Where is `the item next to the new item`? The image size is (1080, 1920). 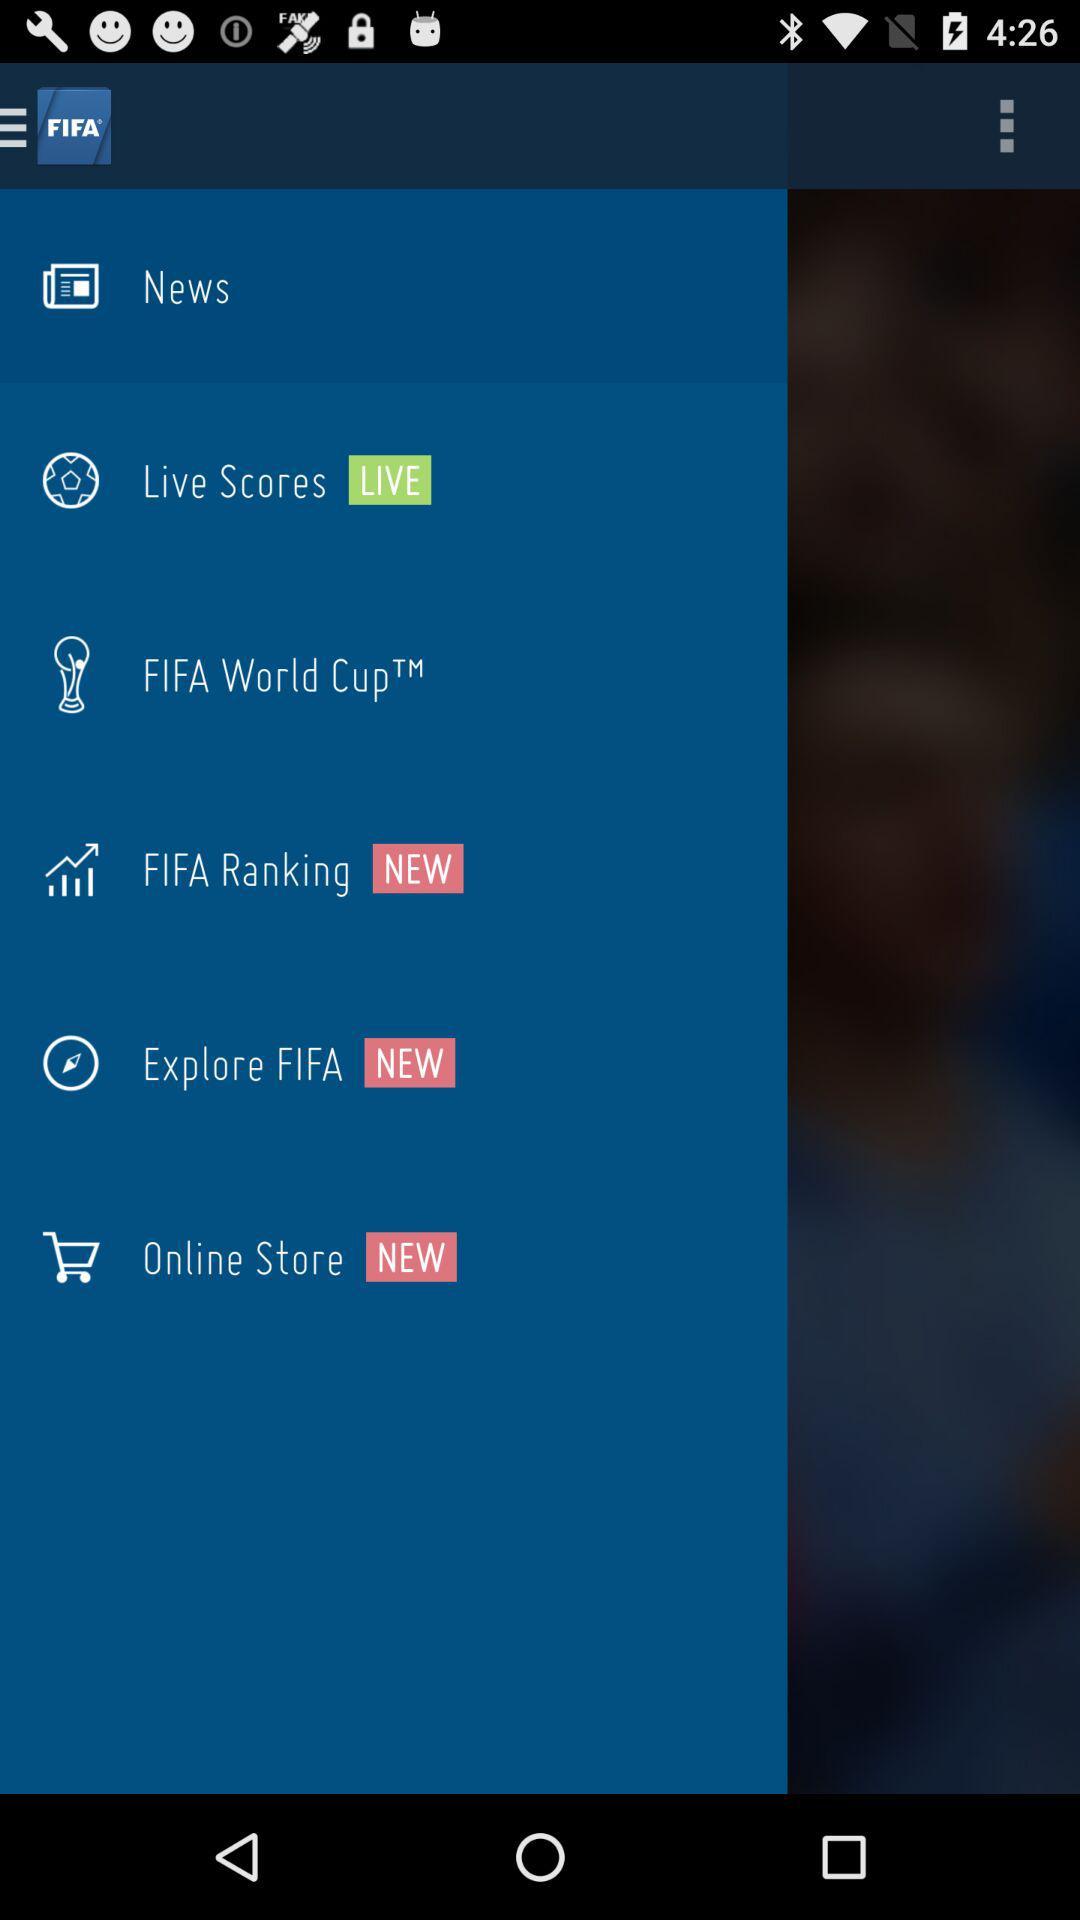 the item next to the new item is located at coordinates (242, 1256).